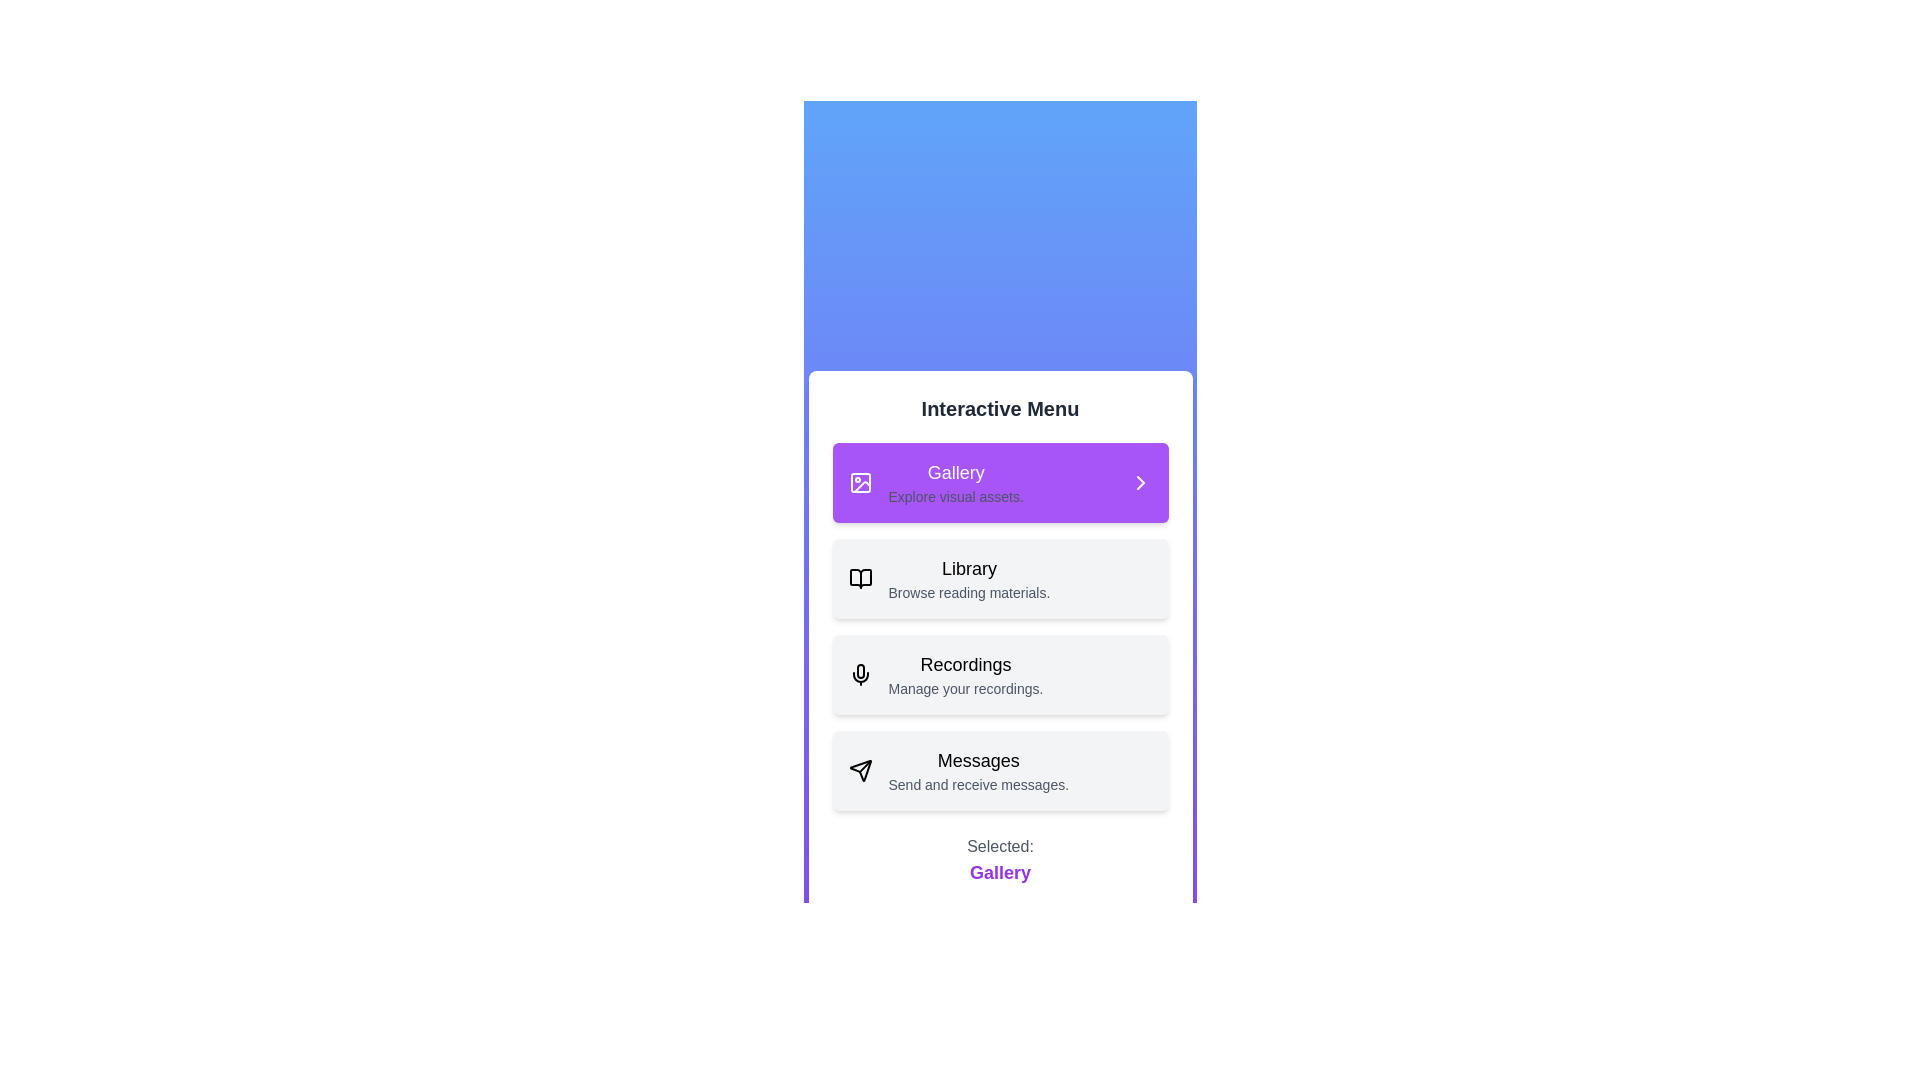 This screenshot has height=1080, width=1920. I want to click on the icon of the list item labeled Recordings, so click(860, 675).